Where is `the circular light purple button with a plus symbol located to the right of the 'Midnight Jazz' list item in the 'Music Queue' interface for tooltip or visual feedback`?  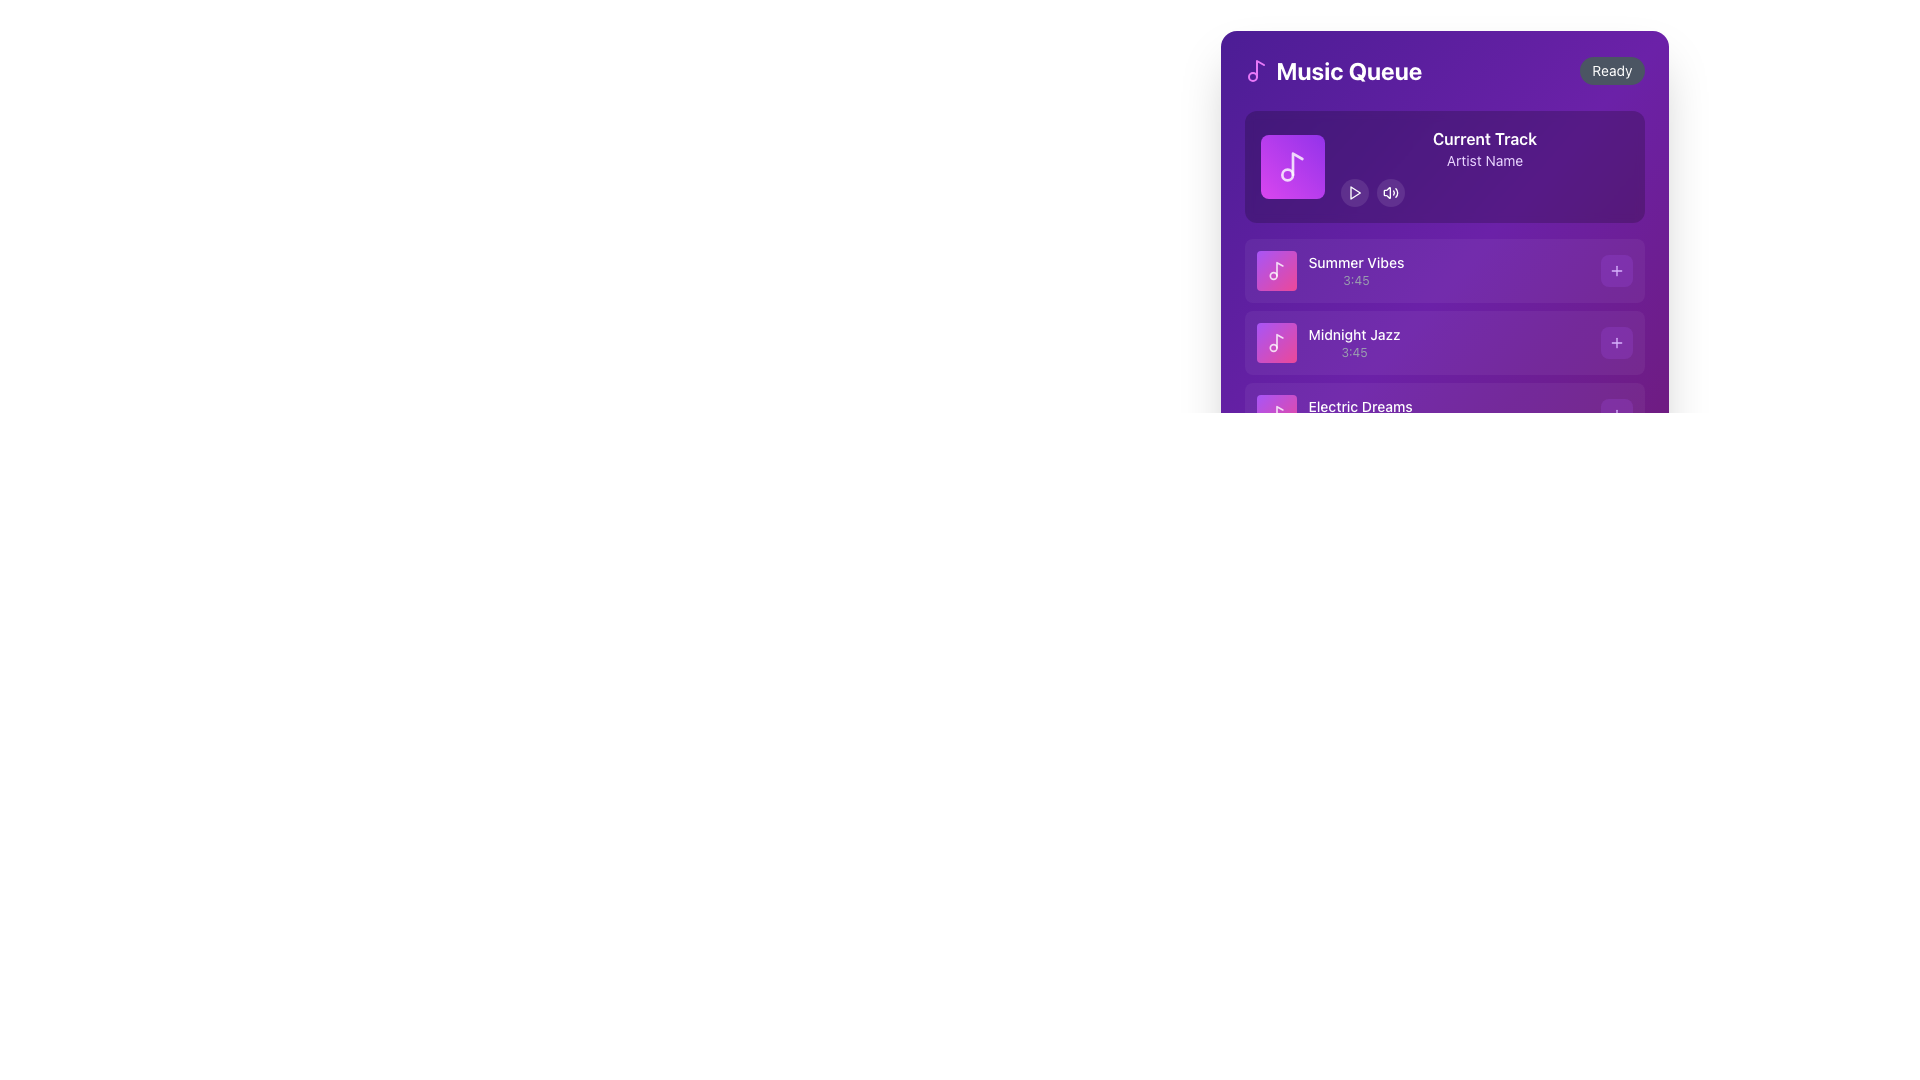
the circular light purple button with a plus symbol located to the right of the 'Midnight Jazz' list item in the 'Music Queue' interface for tooltip or visual feedback is located at coordinates (1616, 342).